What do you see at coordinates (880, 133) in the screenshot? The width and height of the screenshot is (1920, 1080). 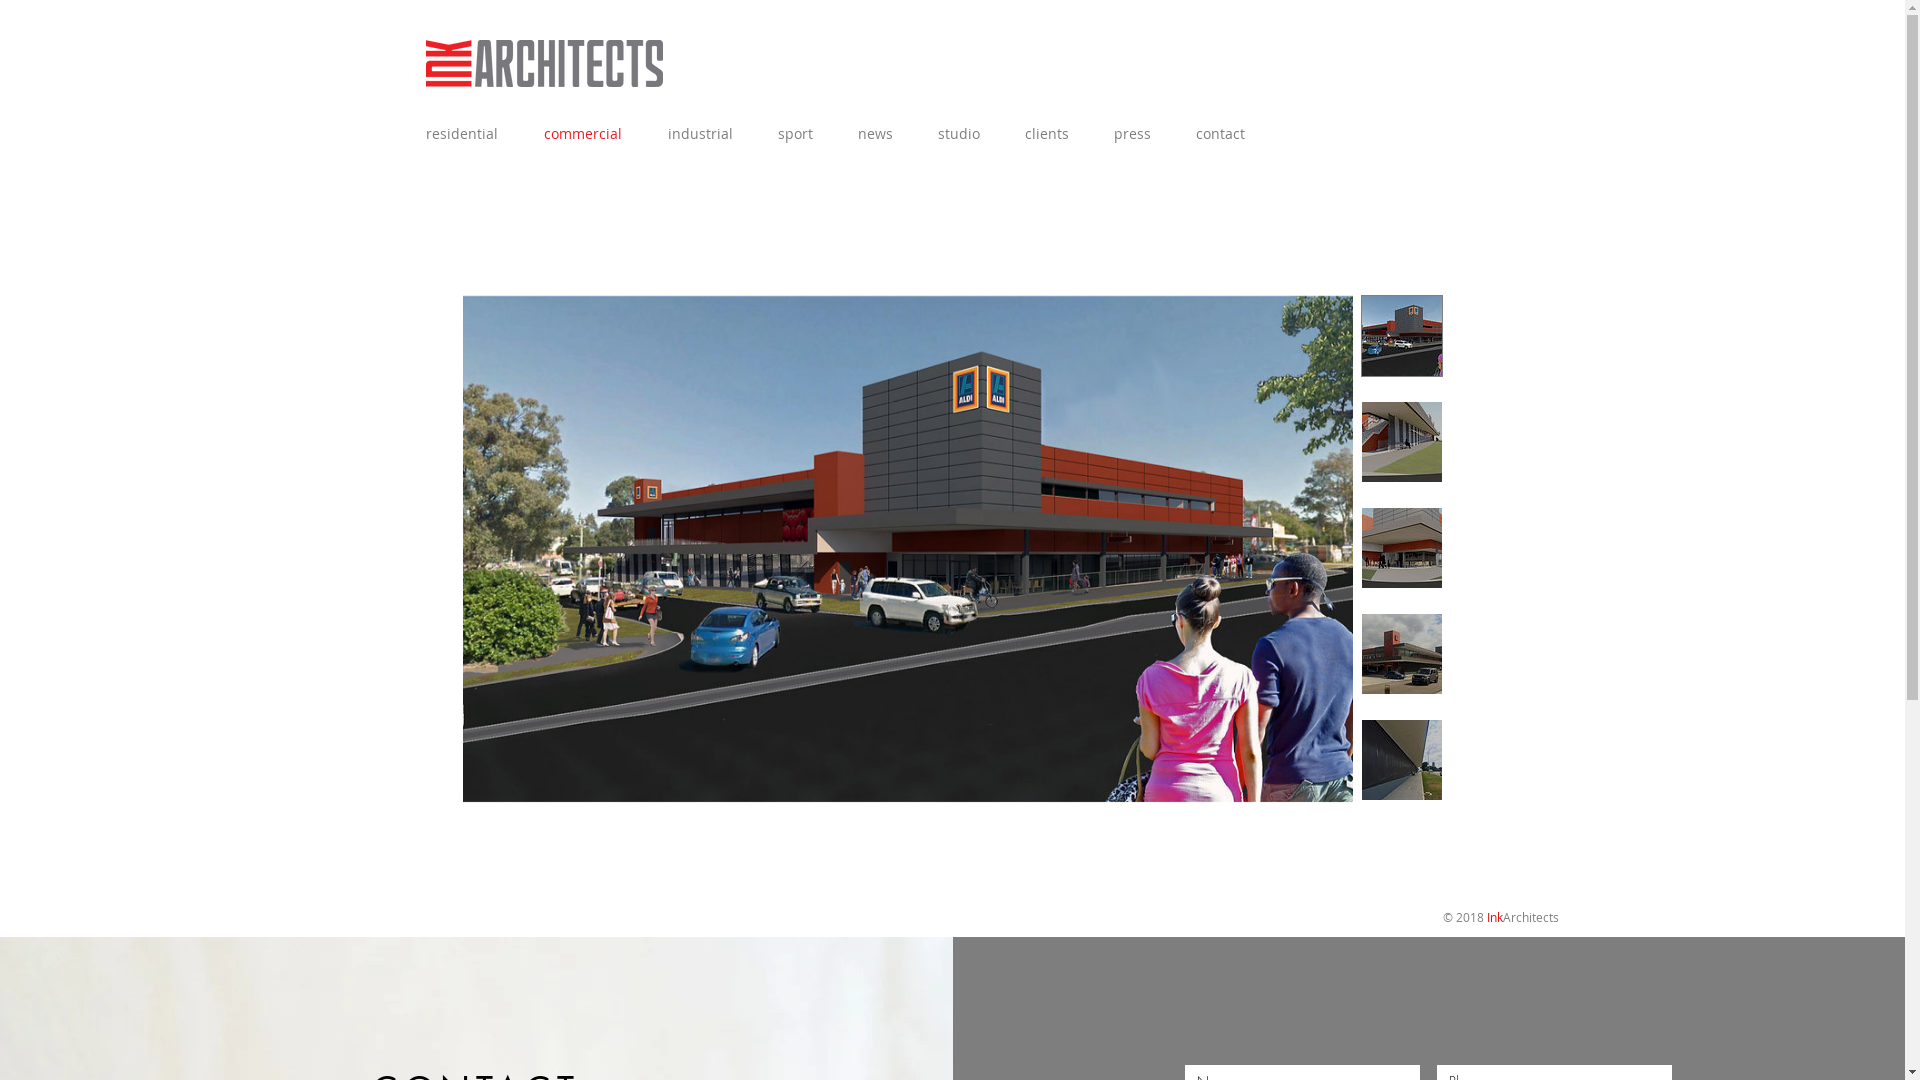 I see `'news'` at bounding box center [880, 133].